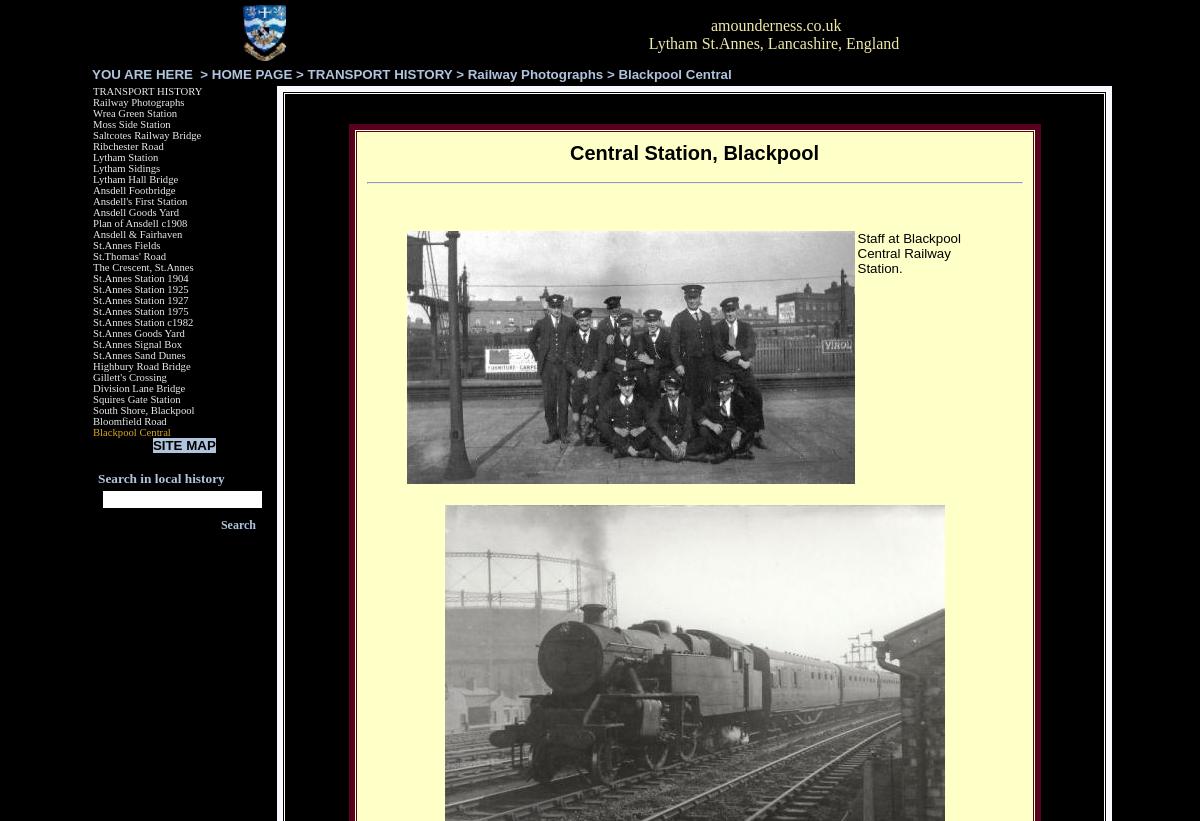 The height and width of the screenshot is (821, 1200). What do you see at coordinates (131, 123) in the screenshot?
I see `'Moss Side Station'` at bounding box center [131, 123].